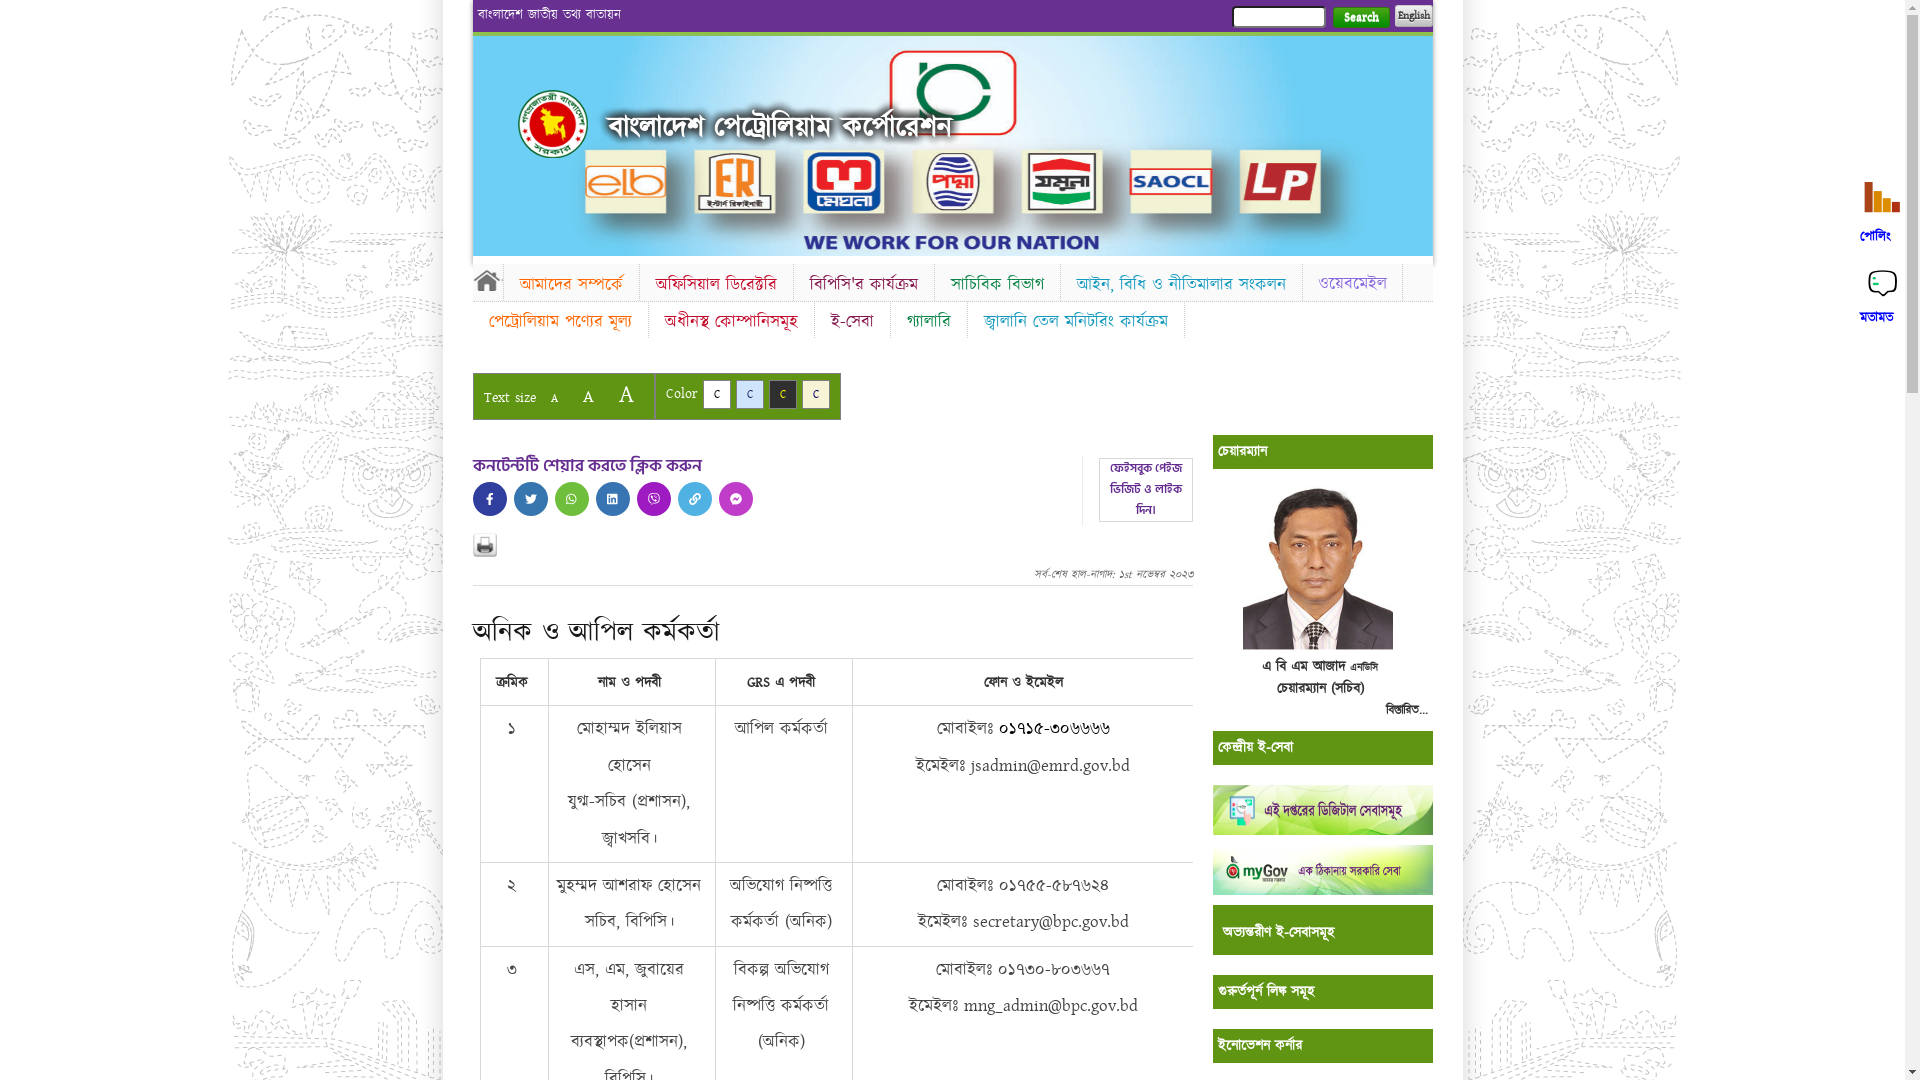  I want to click on 'C', so click(816, 394).